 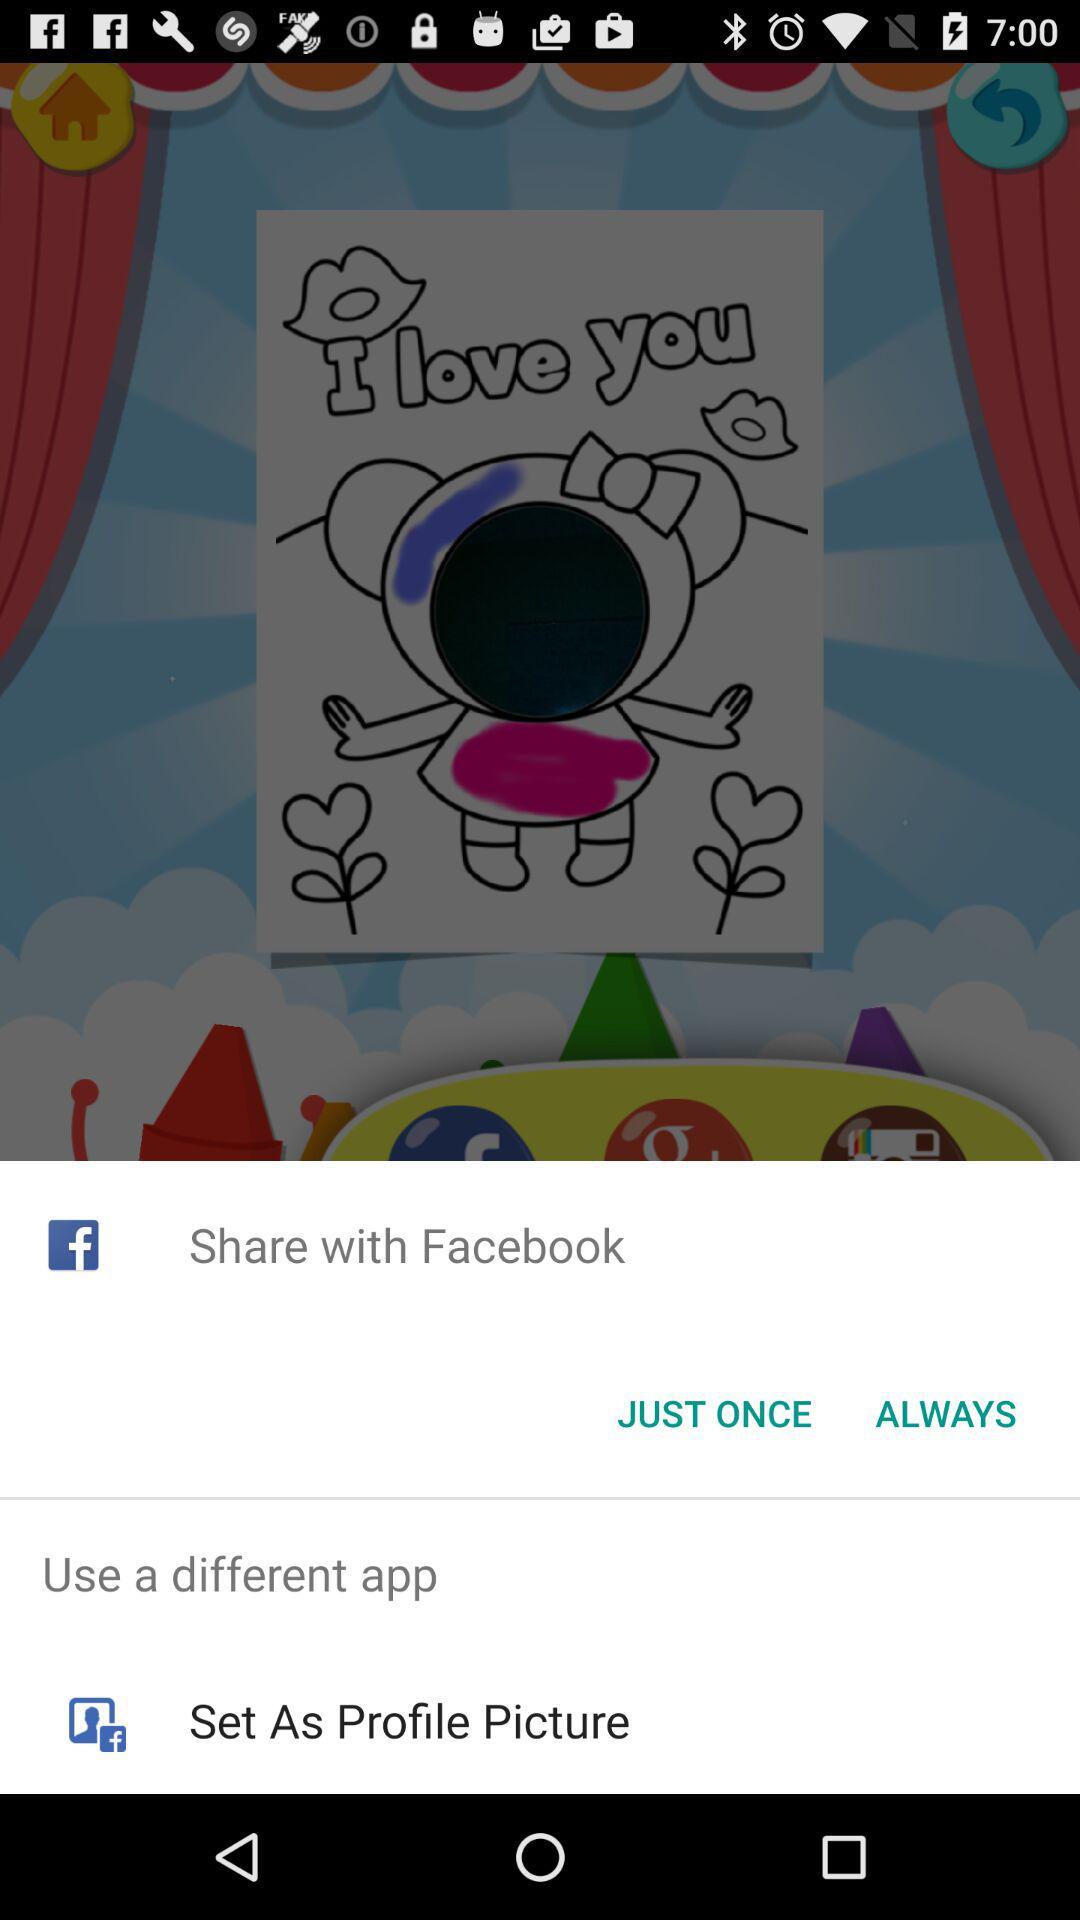 What do you see at coordinates (945, 1411) in the screenshot?
I see `item next to just once item` at bounding box center [945, 1411].